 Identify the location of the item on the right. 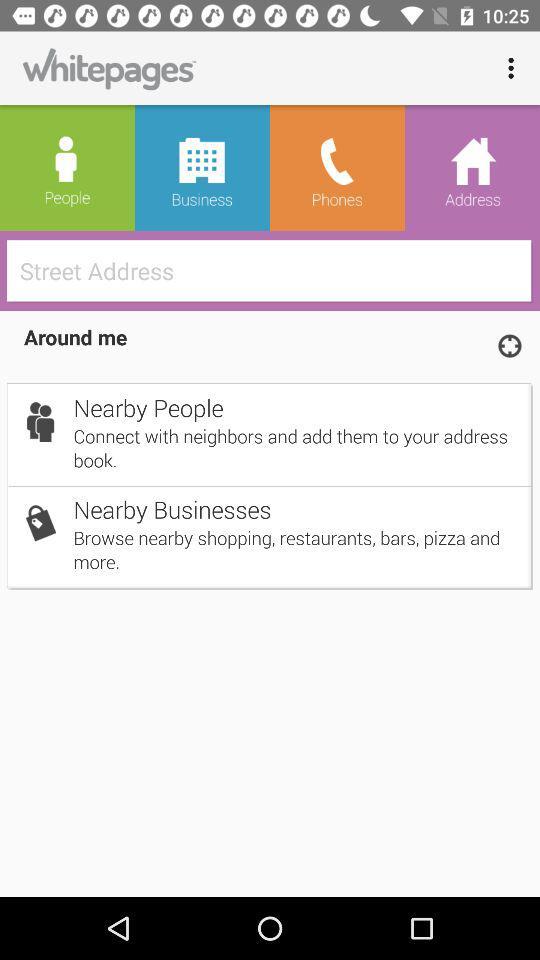
(509, 345).